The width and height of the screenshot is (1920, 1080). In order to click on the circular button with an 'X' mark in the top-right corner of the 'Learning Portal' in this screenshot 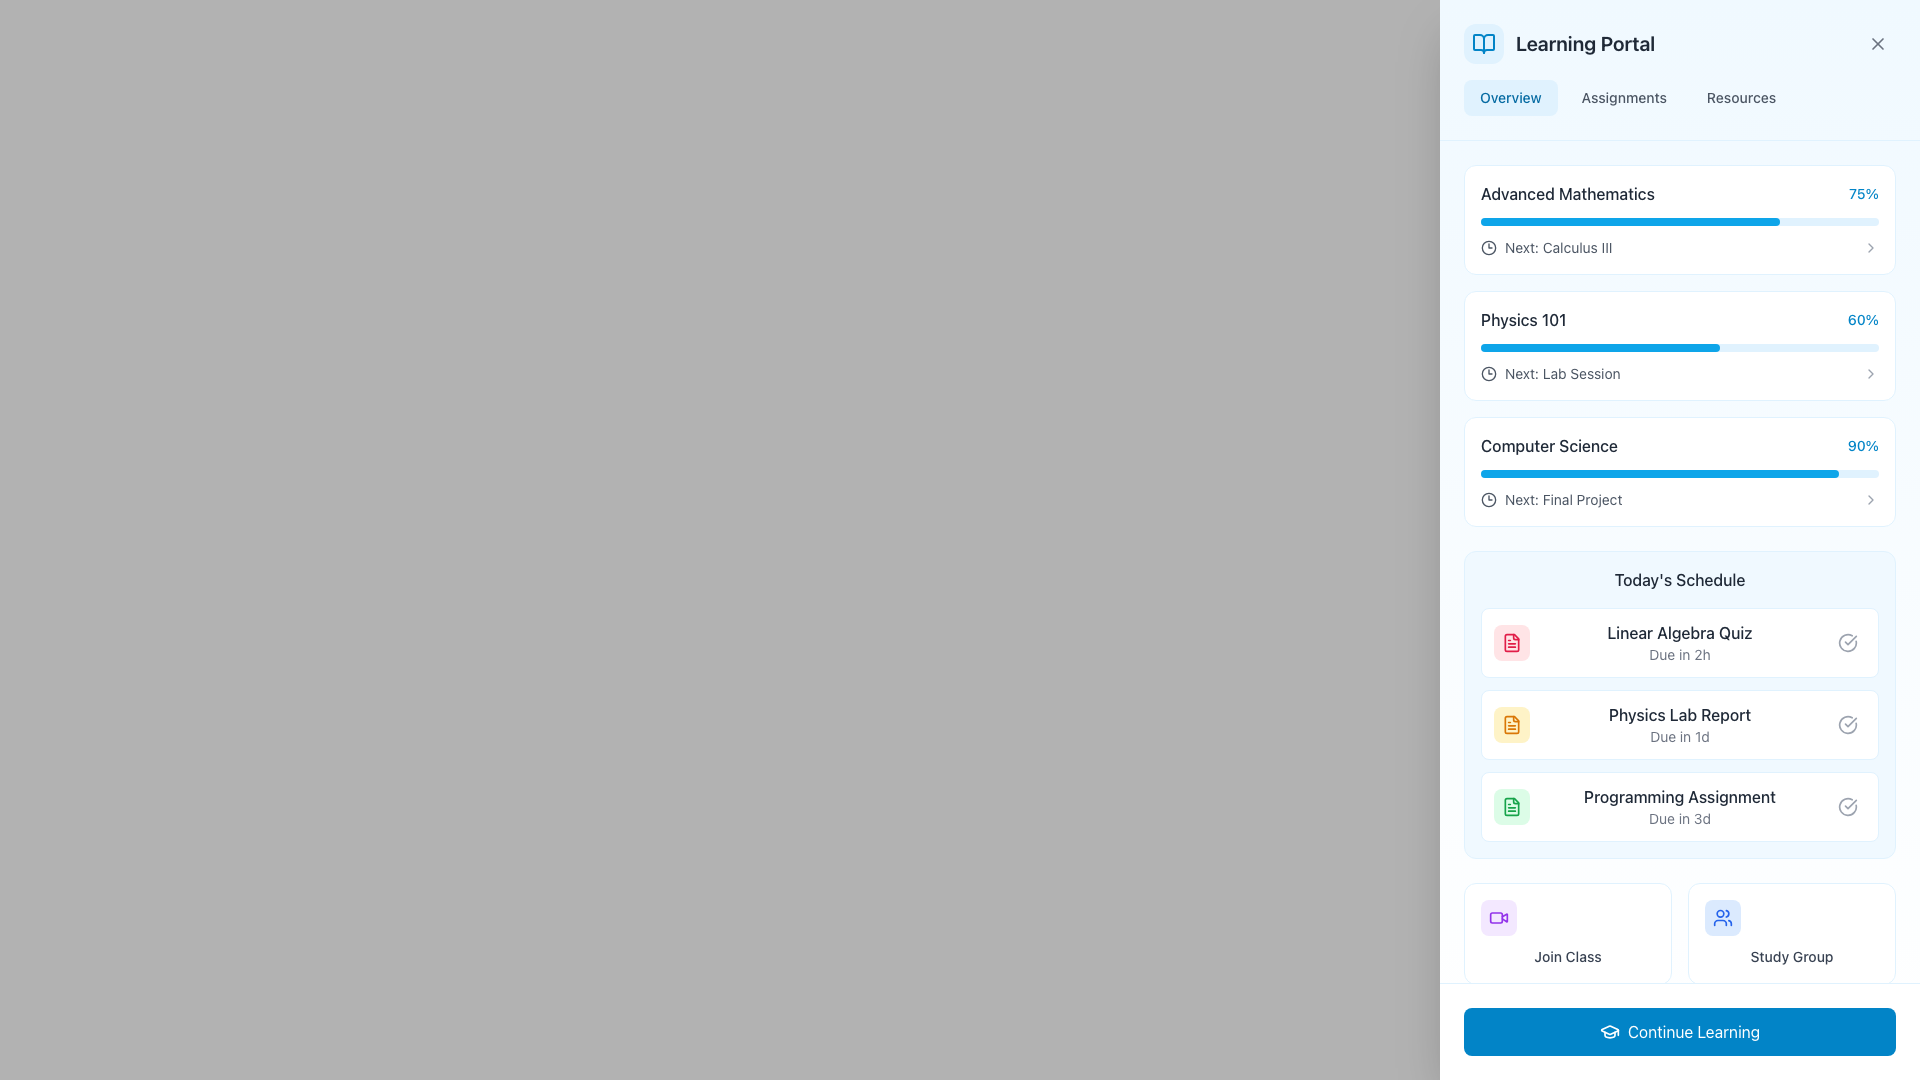, I will do `click(1876, 43)`.